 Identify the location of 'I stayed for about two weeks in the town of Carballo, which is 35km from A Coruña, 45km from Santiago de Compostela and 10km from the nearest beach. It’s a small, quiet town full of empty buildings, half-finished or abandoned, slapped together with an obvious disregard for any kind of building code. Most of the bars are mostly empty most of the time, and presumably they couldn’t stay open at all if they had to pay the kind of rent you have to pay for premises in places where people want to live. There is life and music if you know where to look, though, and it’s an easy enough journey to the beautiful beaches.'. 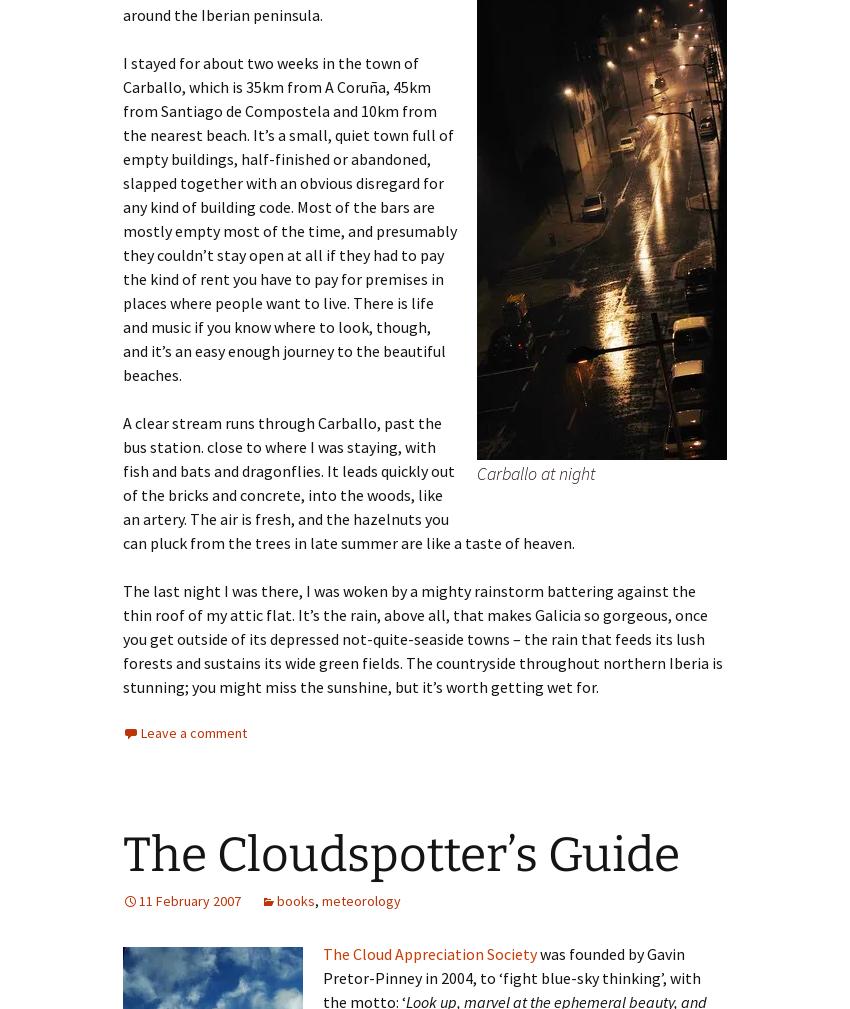
(121, 217).